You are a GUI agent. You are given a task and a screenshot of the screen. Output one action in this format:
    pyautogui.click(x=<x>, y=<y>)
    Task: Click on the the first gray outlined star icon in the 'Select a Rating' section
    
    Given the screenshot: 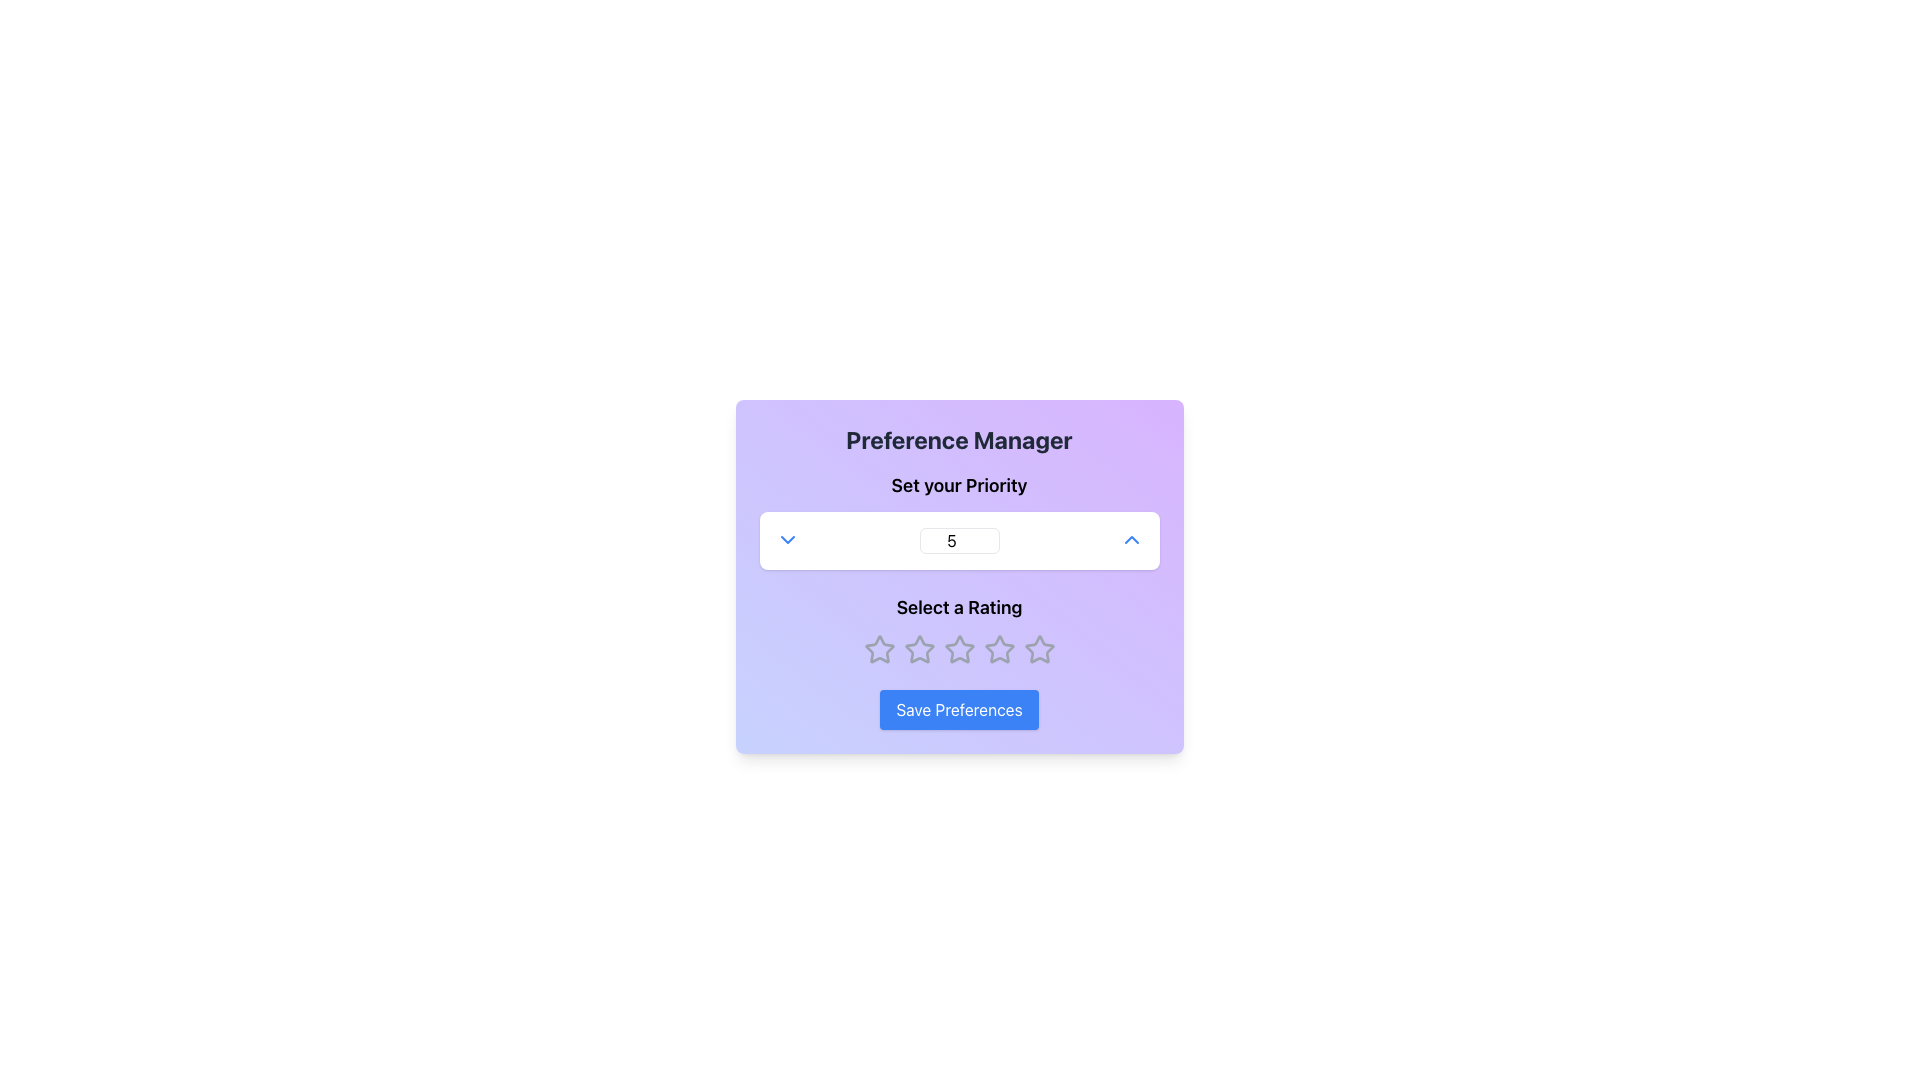 What is the action you would take?
    pyautogui.click(x=879, y=649)
    